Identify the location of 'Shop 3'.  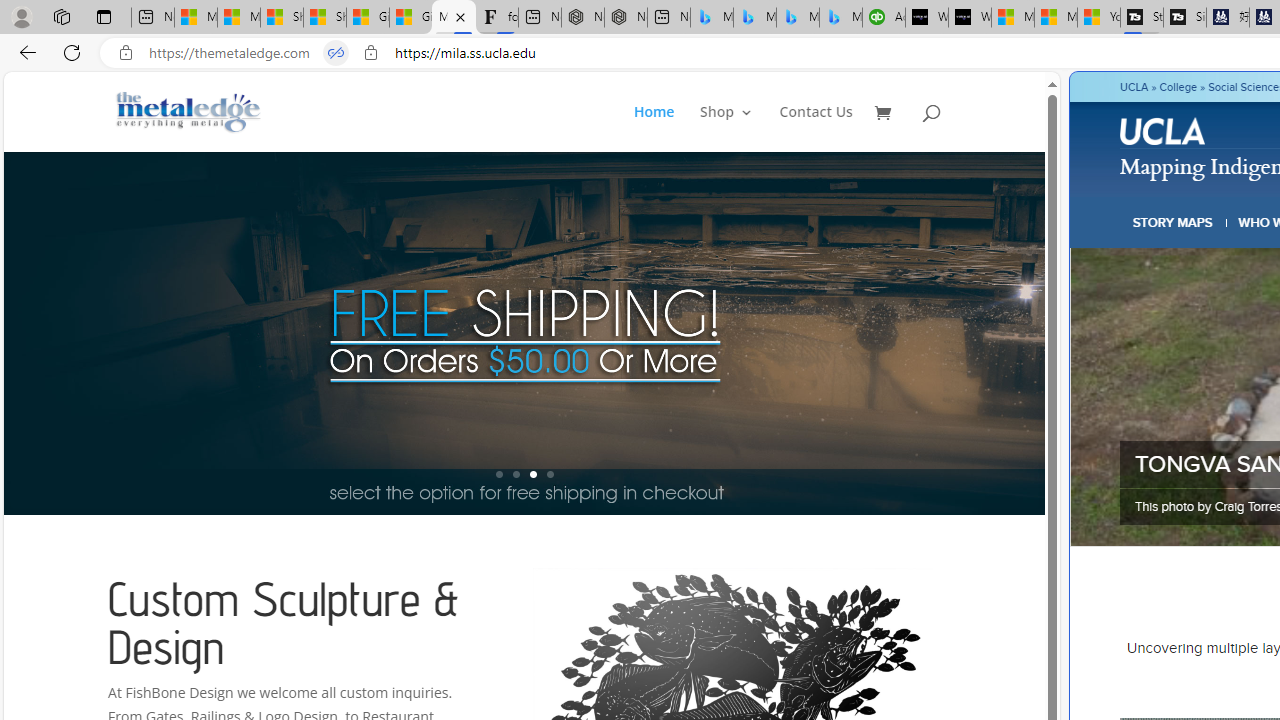
(726, 128).